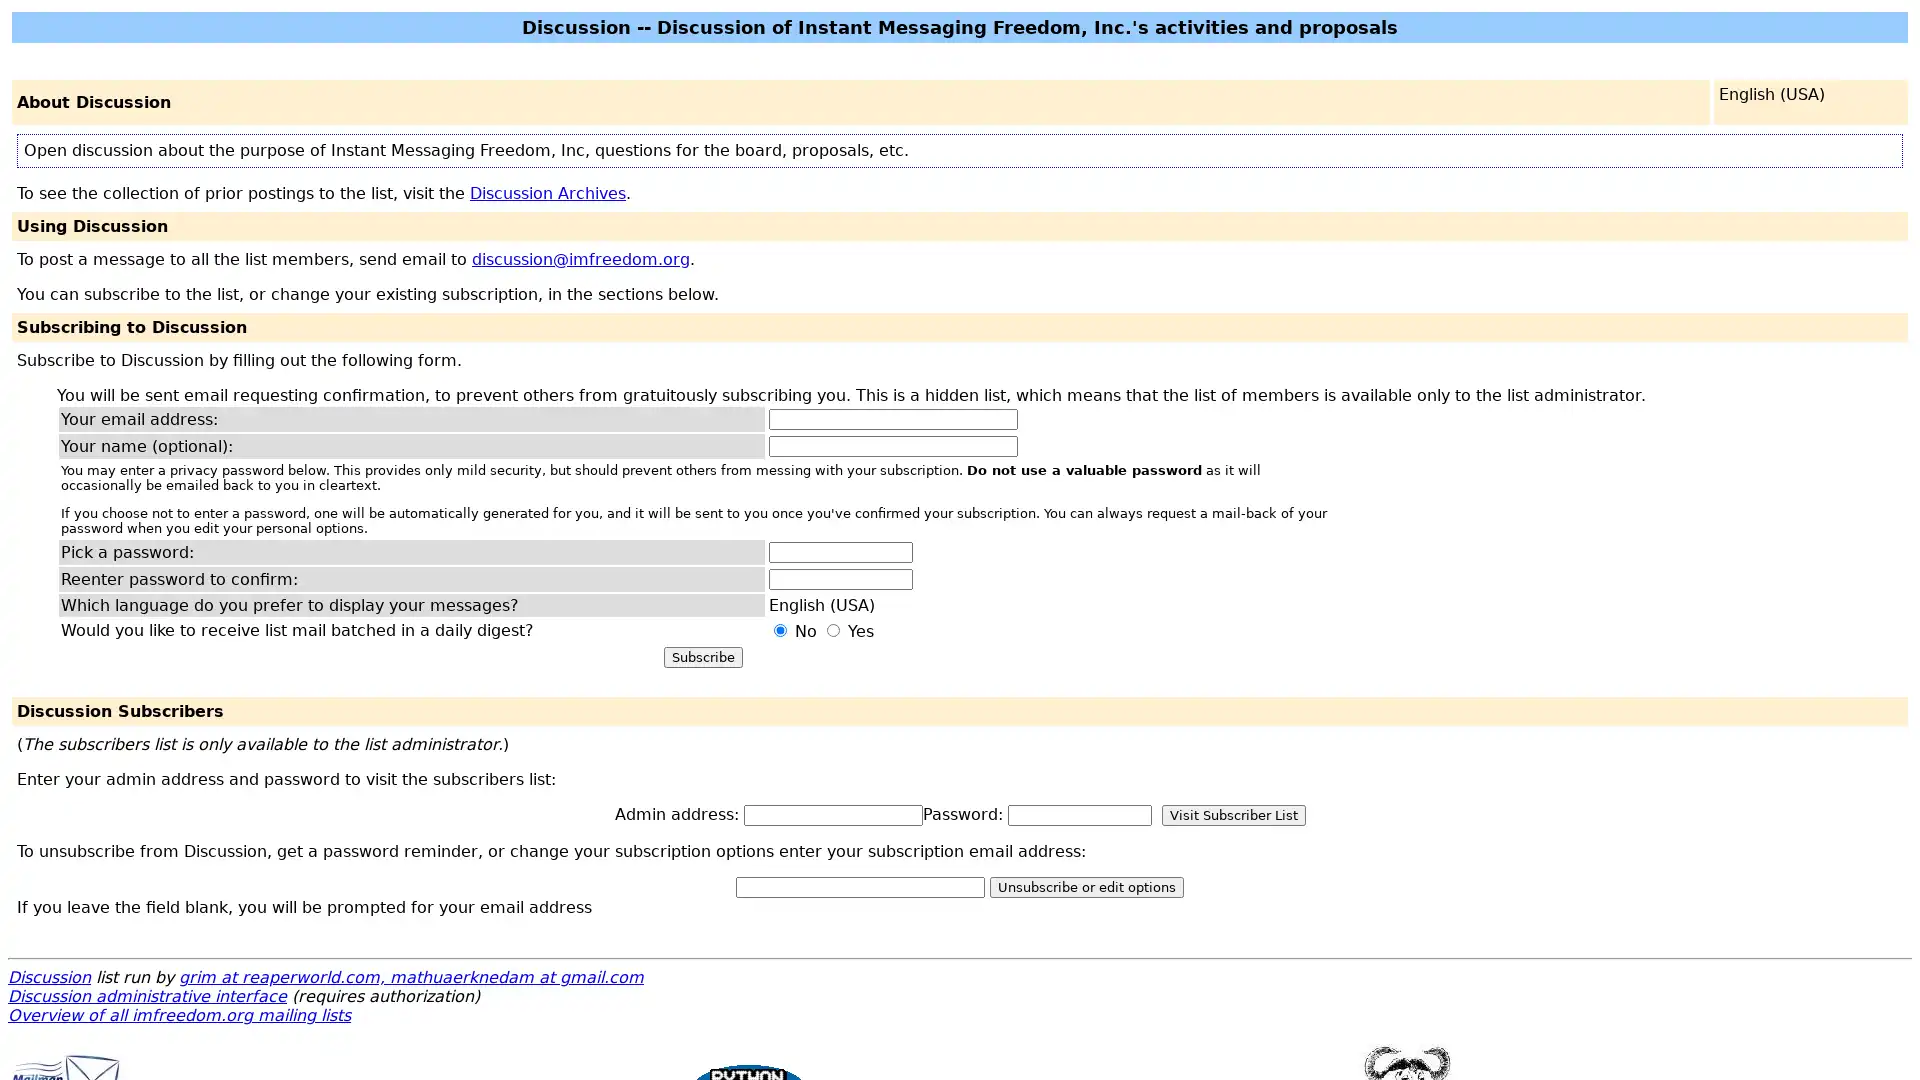  I want to click on Subscribe, so click(702, 656).